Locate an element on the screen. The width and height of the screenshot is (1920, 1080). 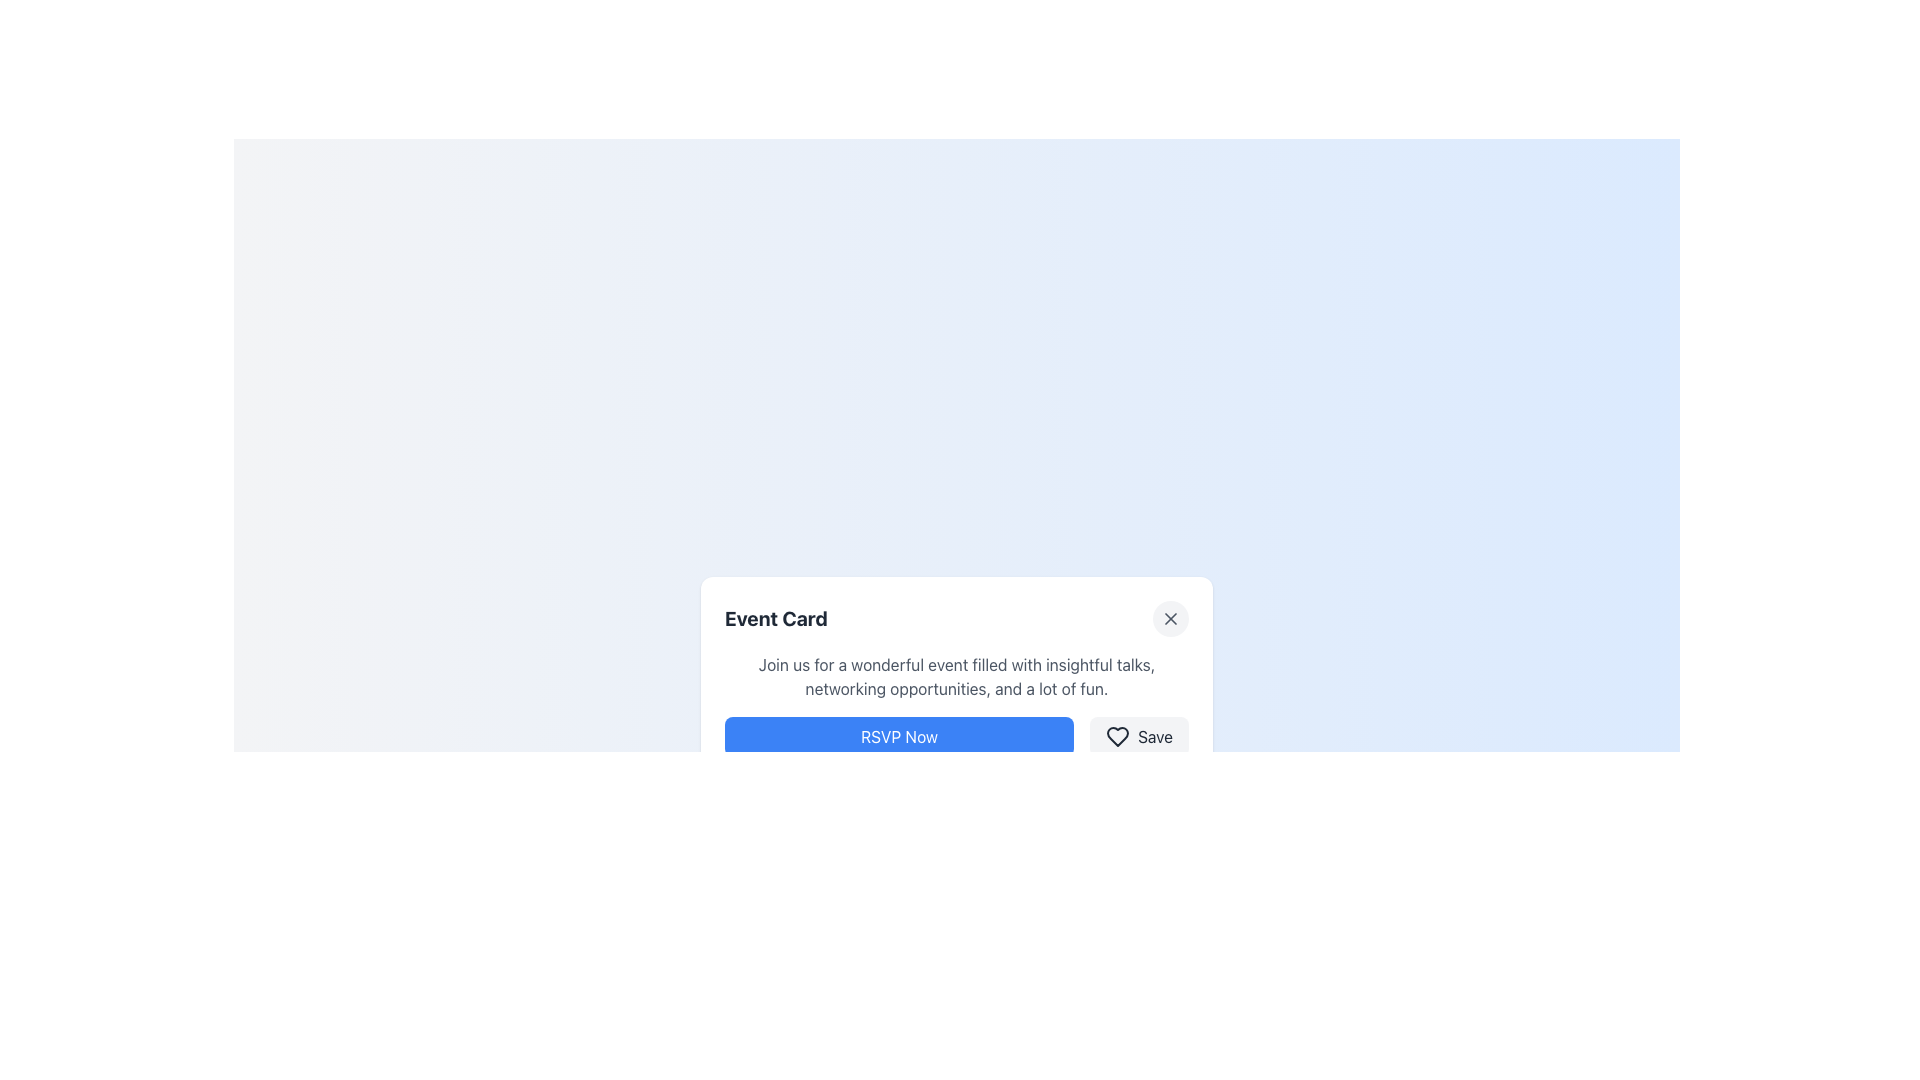
the text block containing the message 'Join us for a wonderful event filled with insightful talks, networking opportunities, and a lot of fun.', which is located centrally within the modal card below the title 'Event Card' and above the buttons 'RSVP Now' and 'Save' is located at coordinates (955, 676).